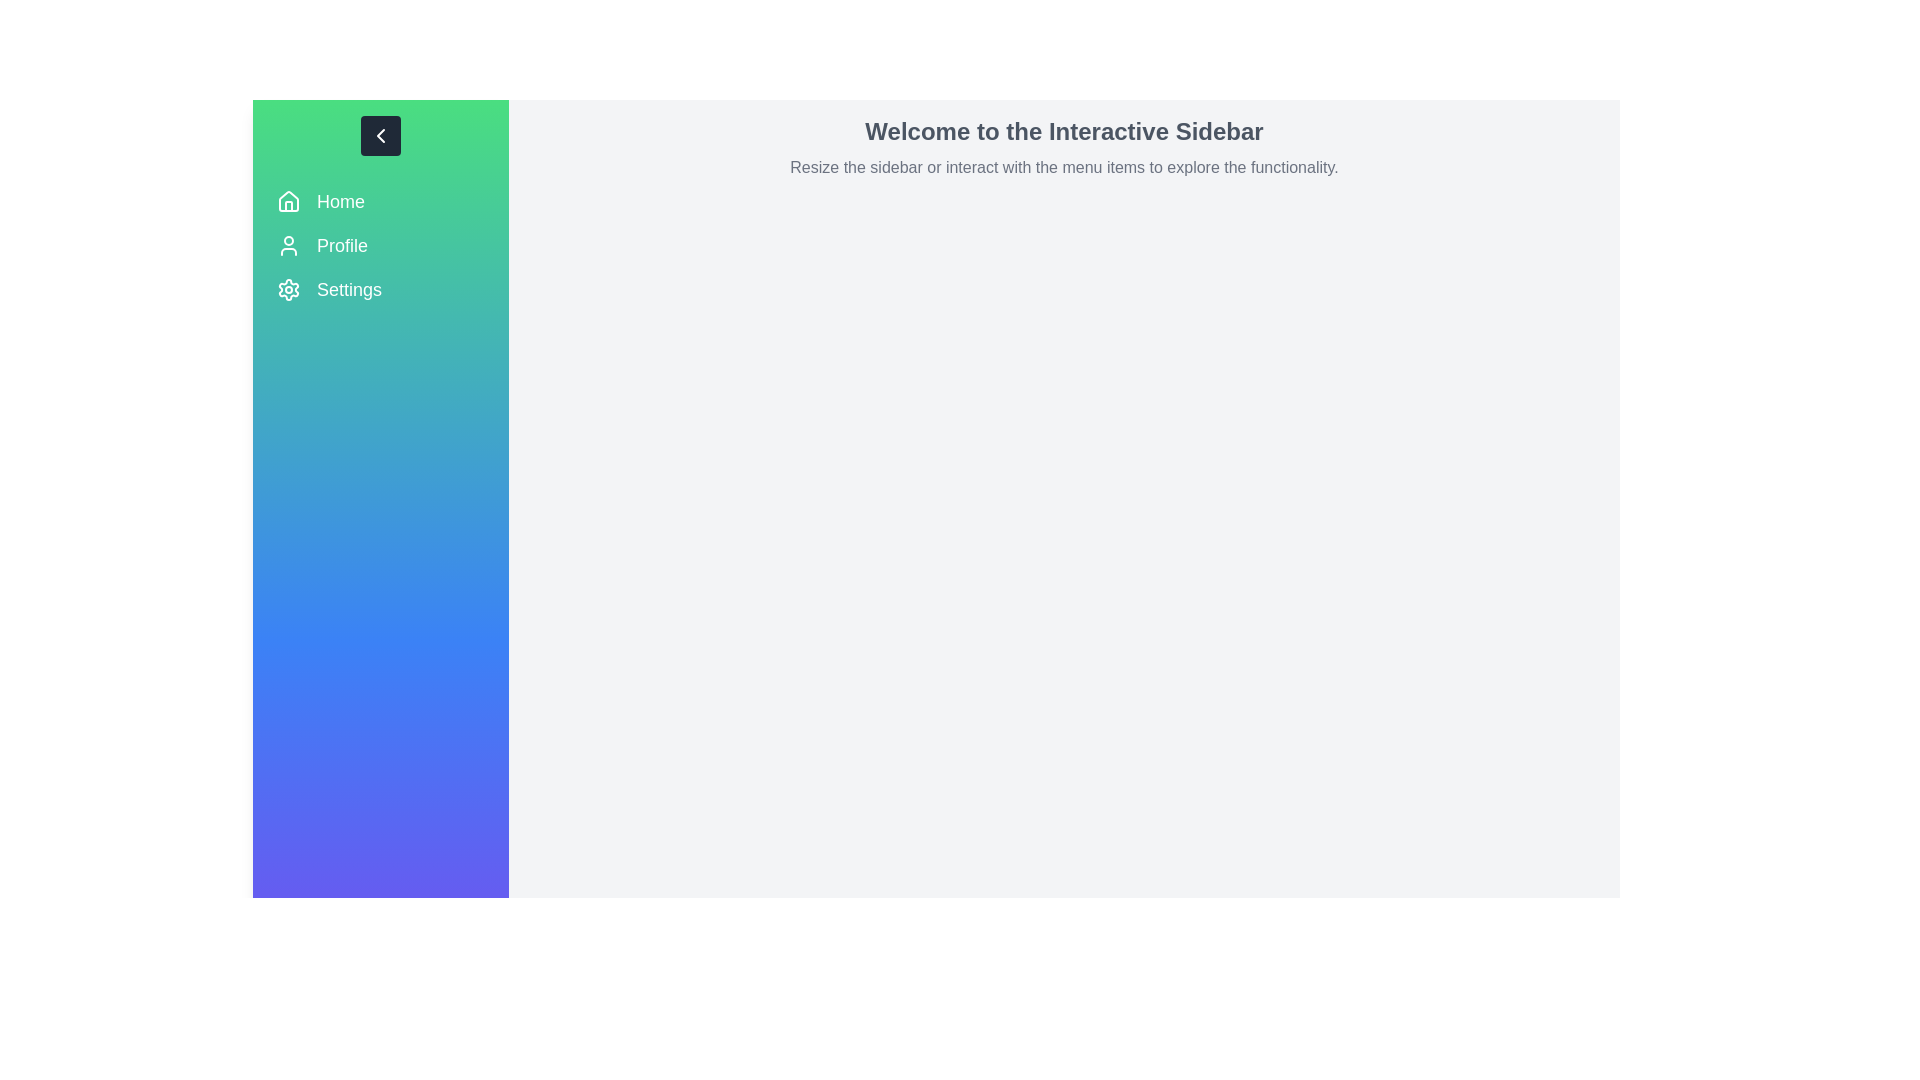 This screenshot has height=1080, width=1920. What do you see at coordinates (380, 245) in the screenshot?
I see `the menu item Profile to navigate to the corresponding section` at bounding box center [380, 245].